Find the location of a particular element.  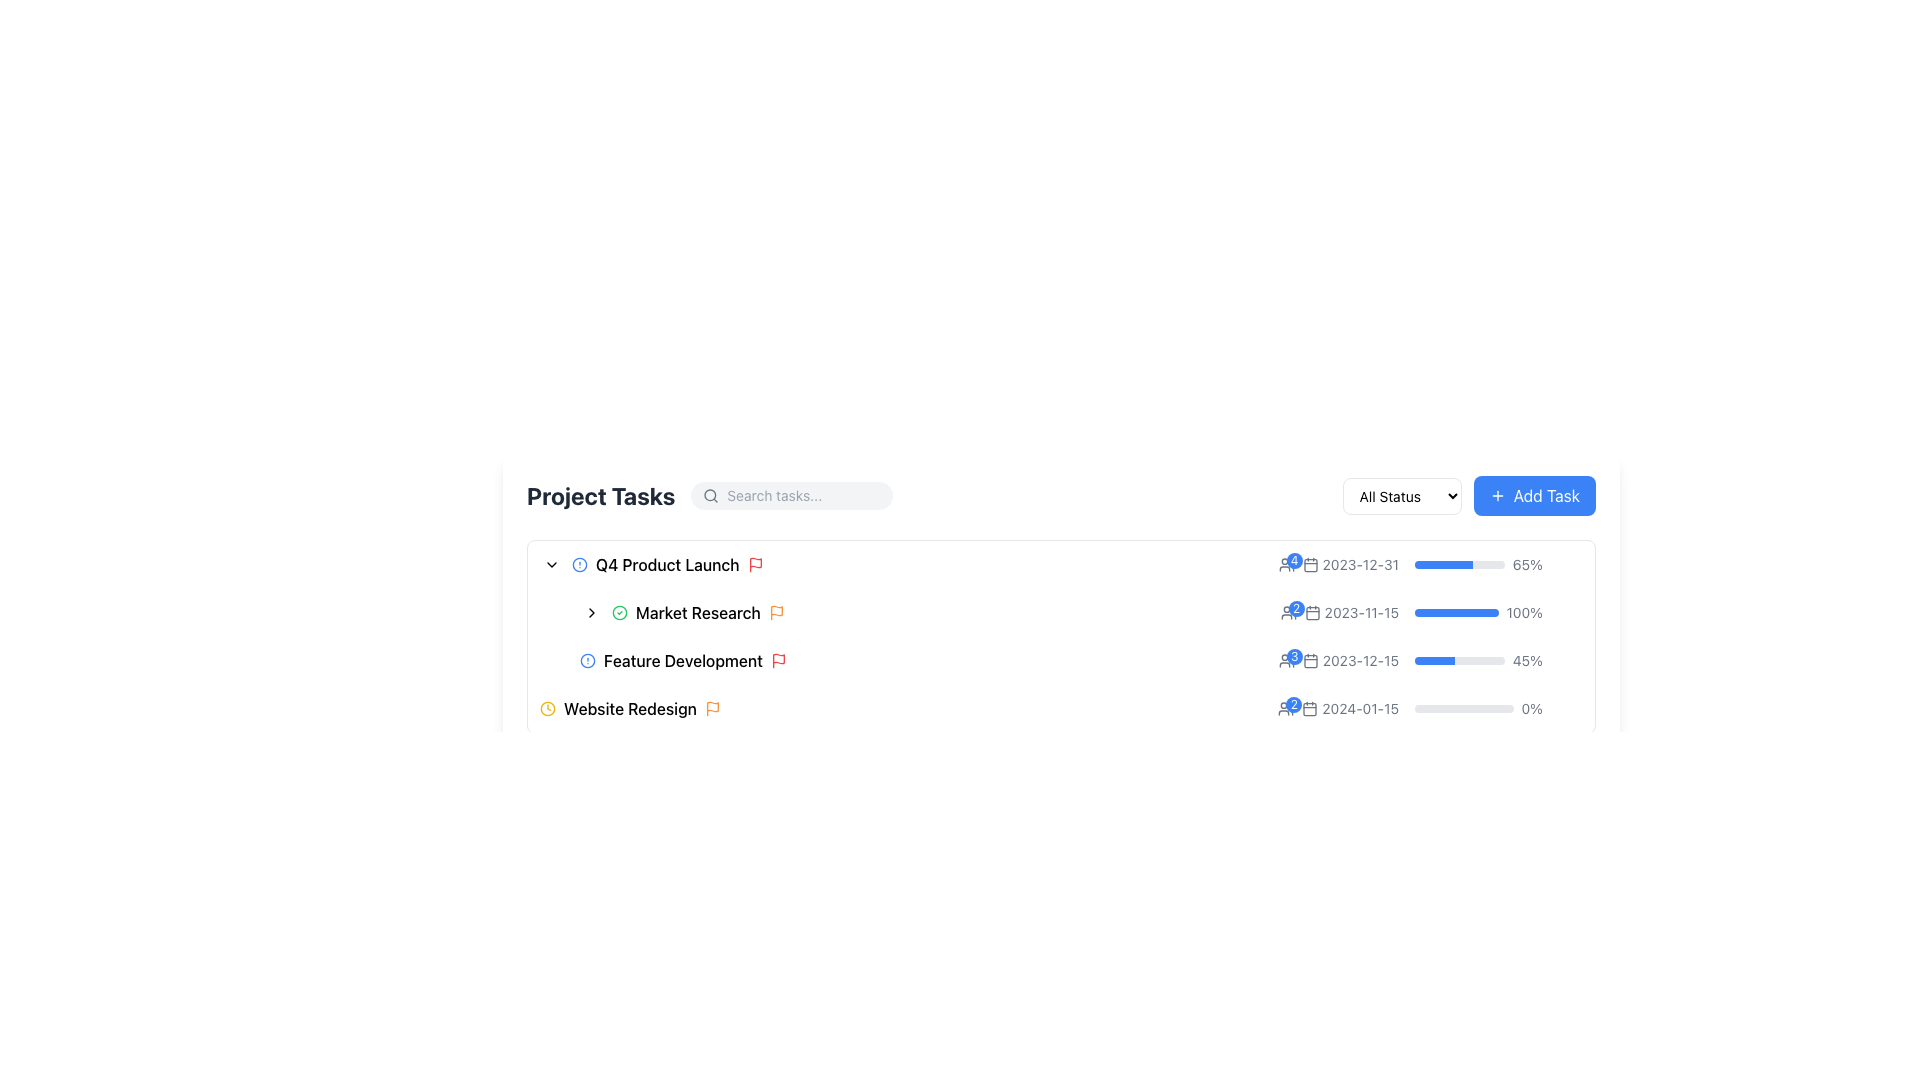

the percentage text label displaying '0%' next to the progress bar in the 'Website Redesign' task row is located at coordinates (1429, 708).